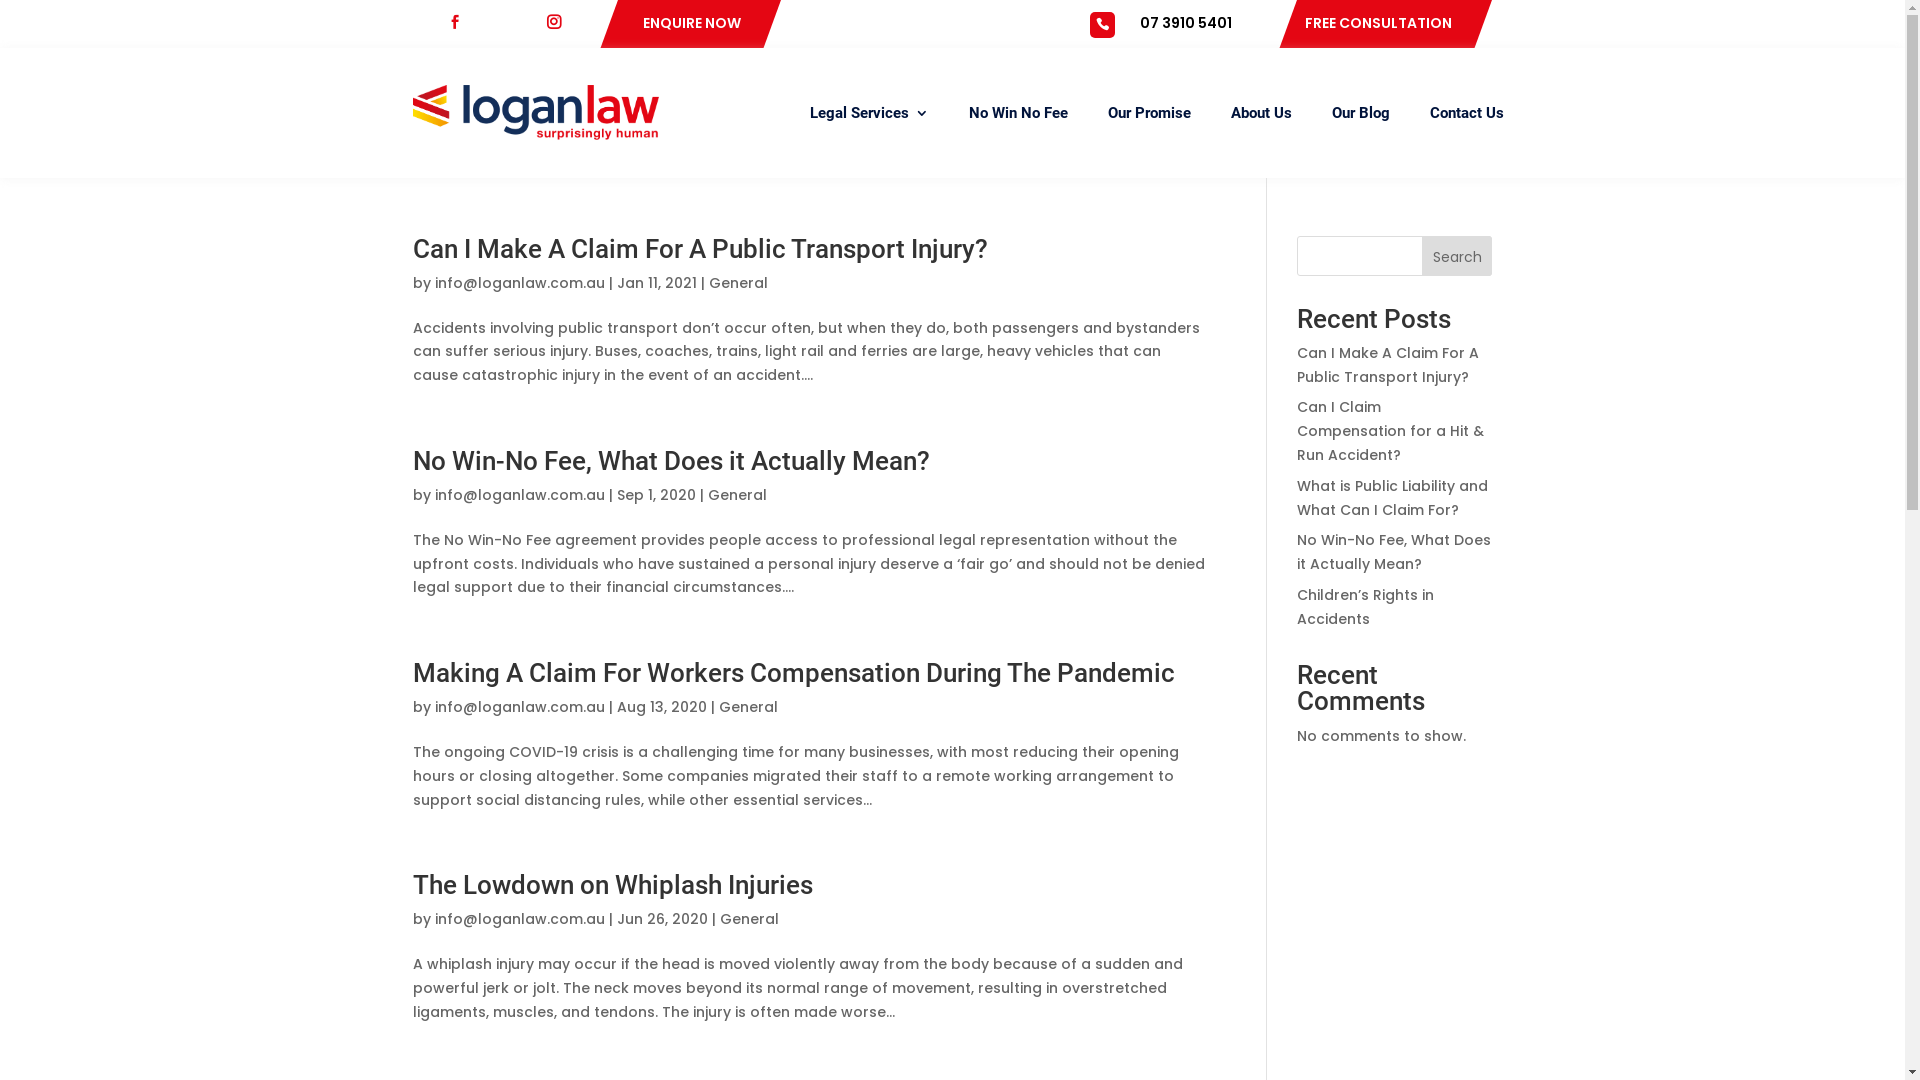  I want to click on 'No Win No Fee', so click(968, 112).